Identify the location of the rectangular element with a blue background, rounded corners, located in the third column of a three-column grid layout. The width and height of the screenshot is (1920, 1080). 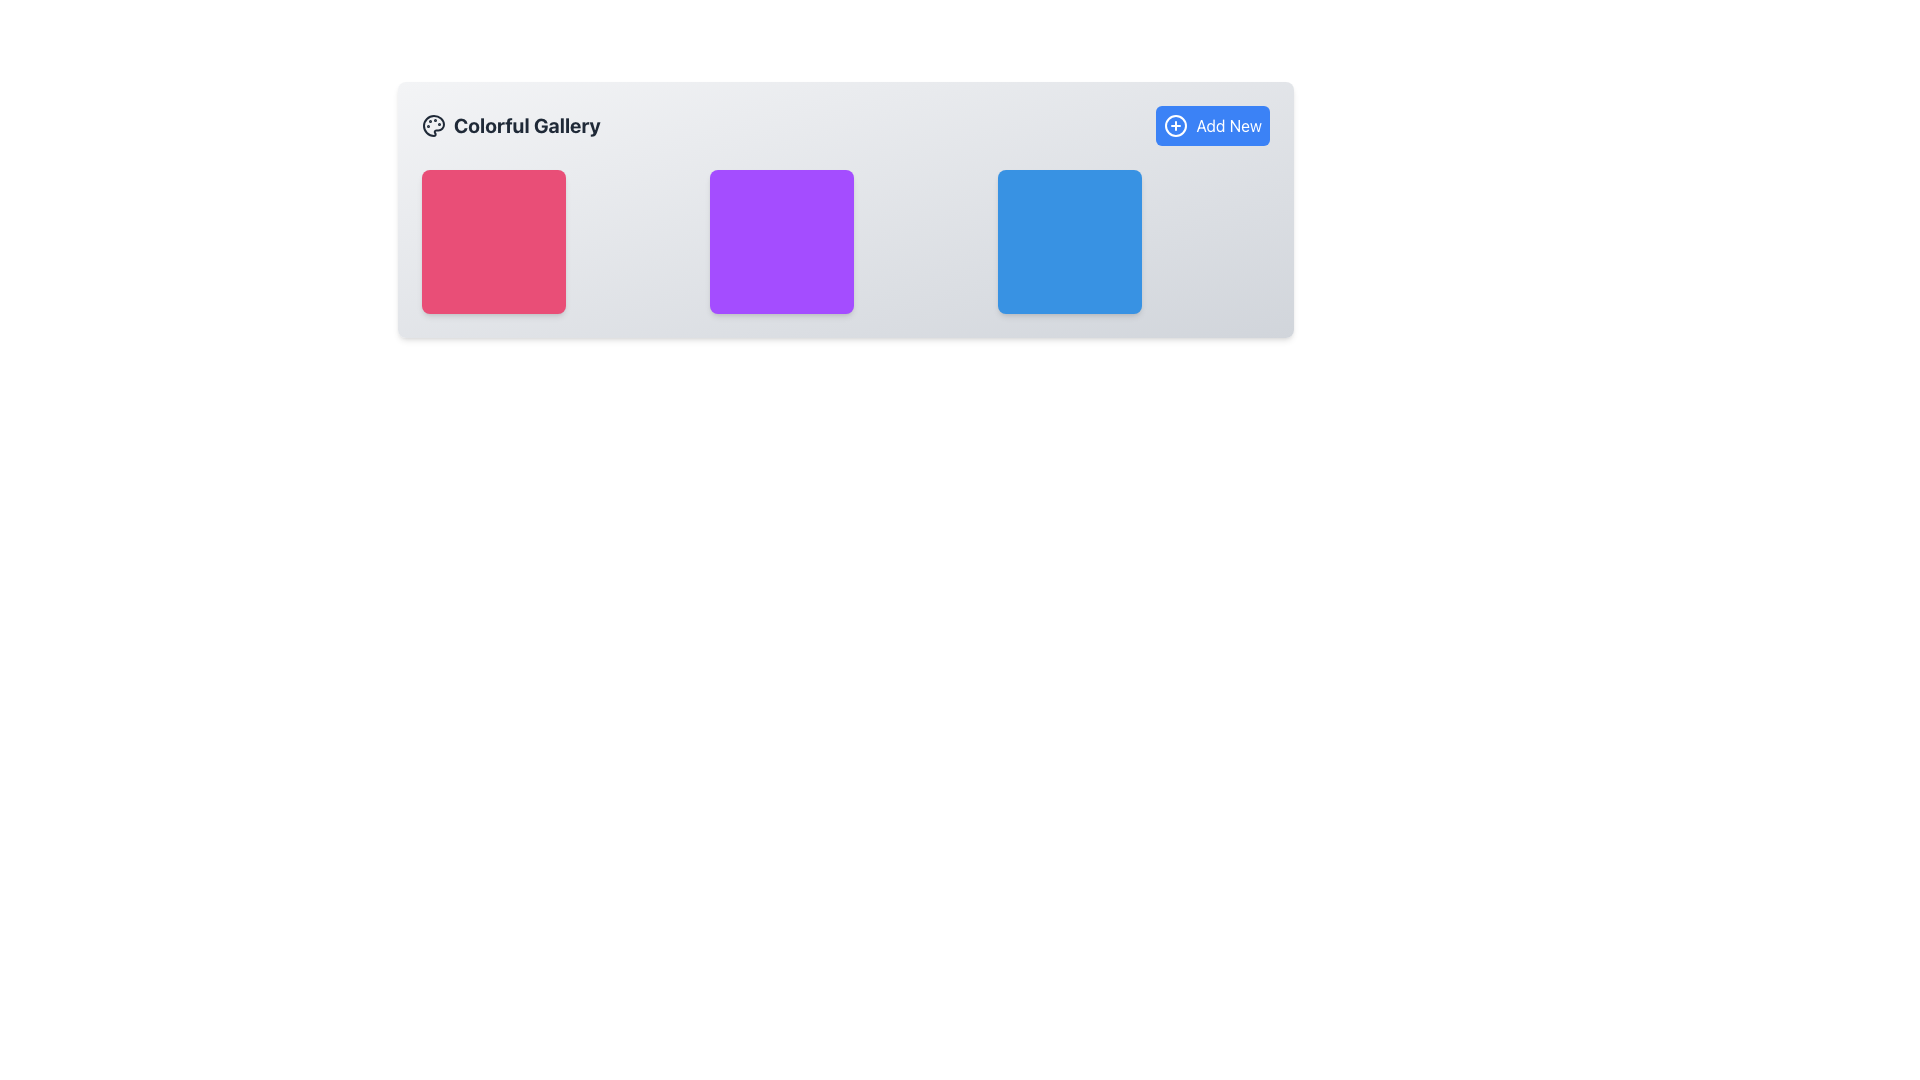
(1133, 241).